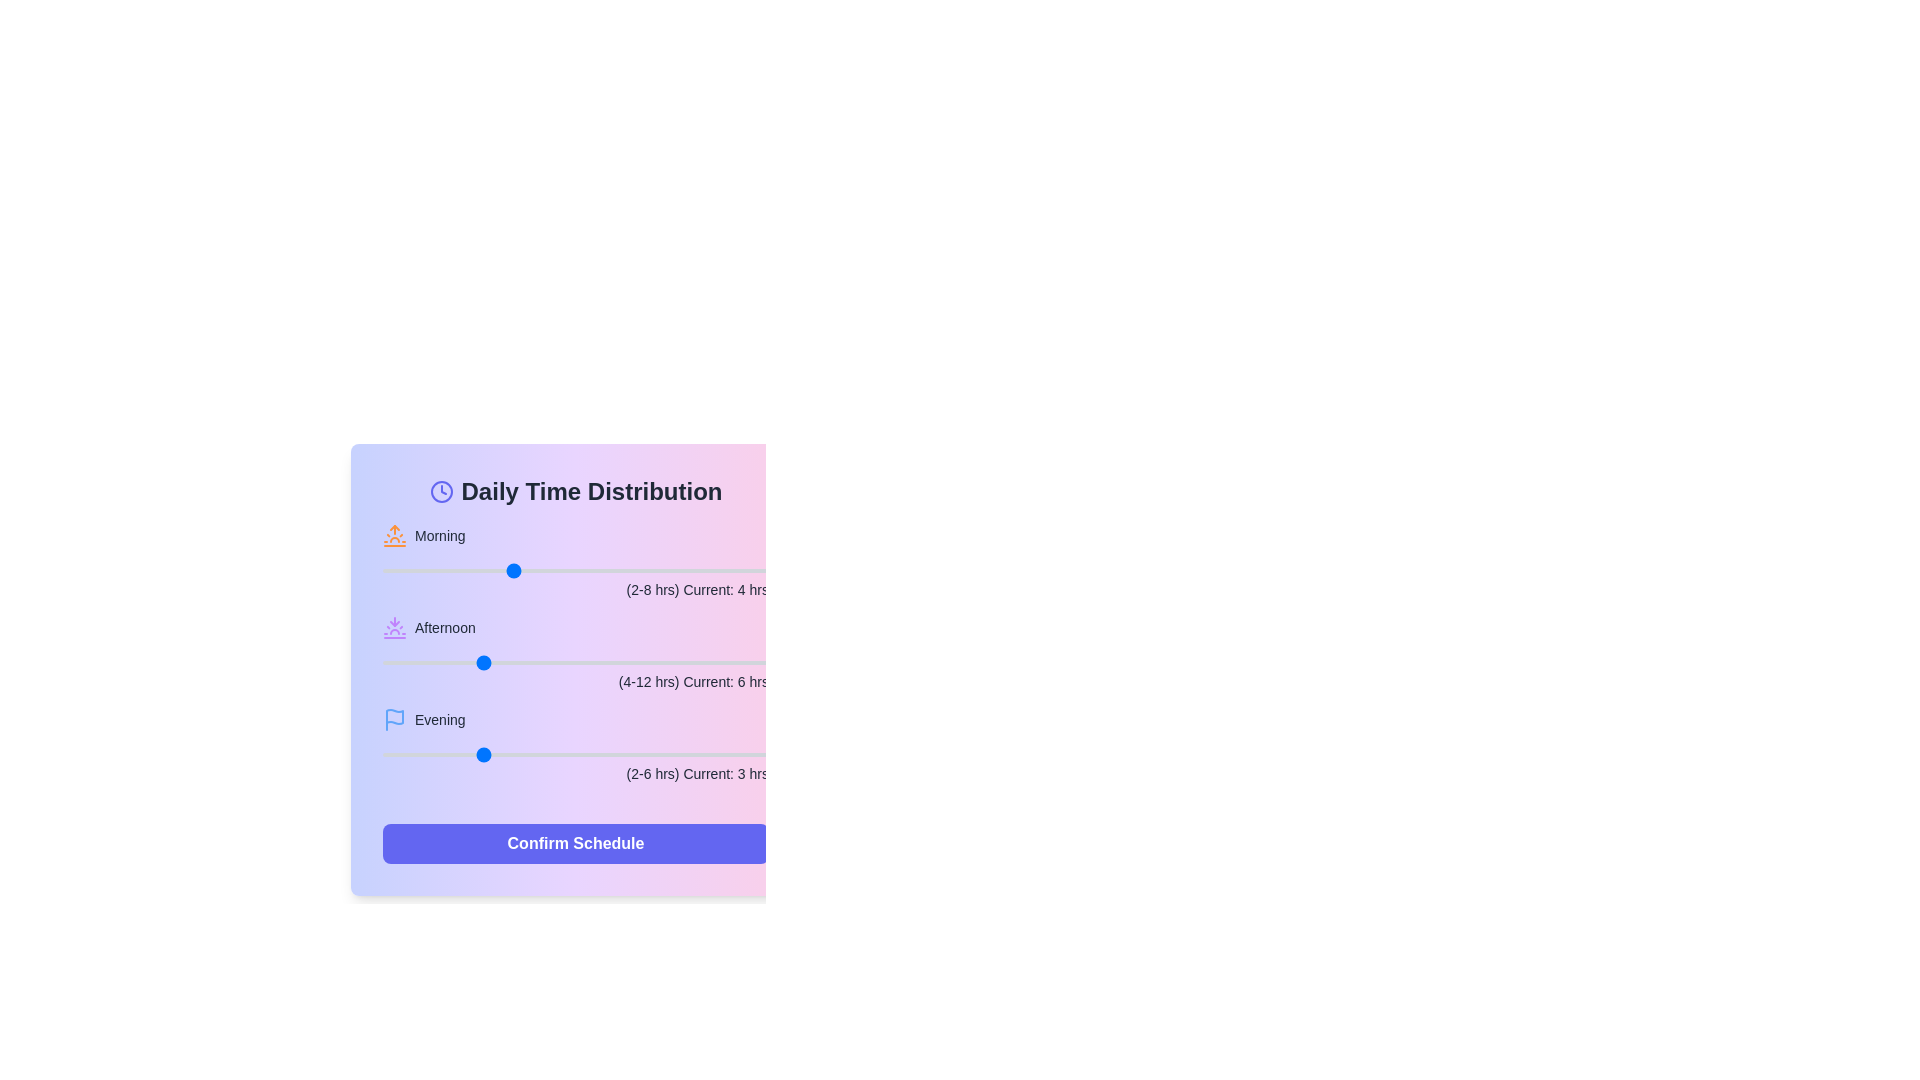 Image resolution: width=1920 pixels, height=1080 pixels. Describe the element at coordinates (511, 570) in the screenshot. I see `the morning hours slider` at that location.